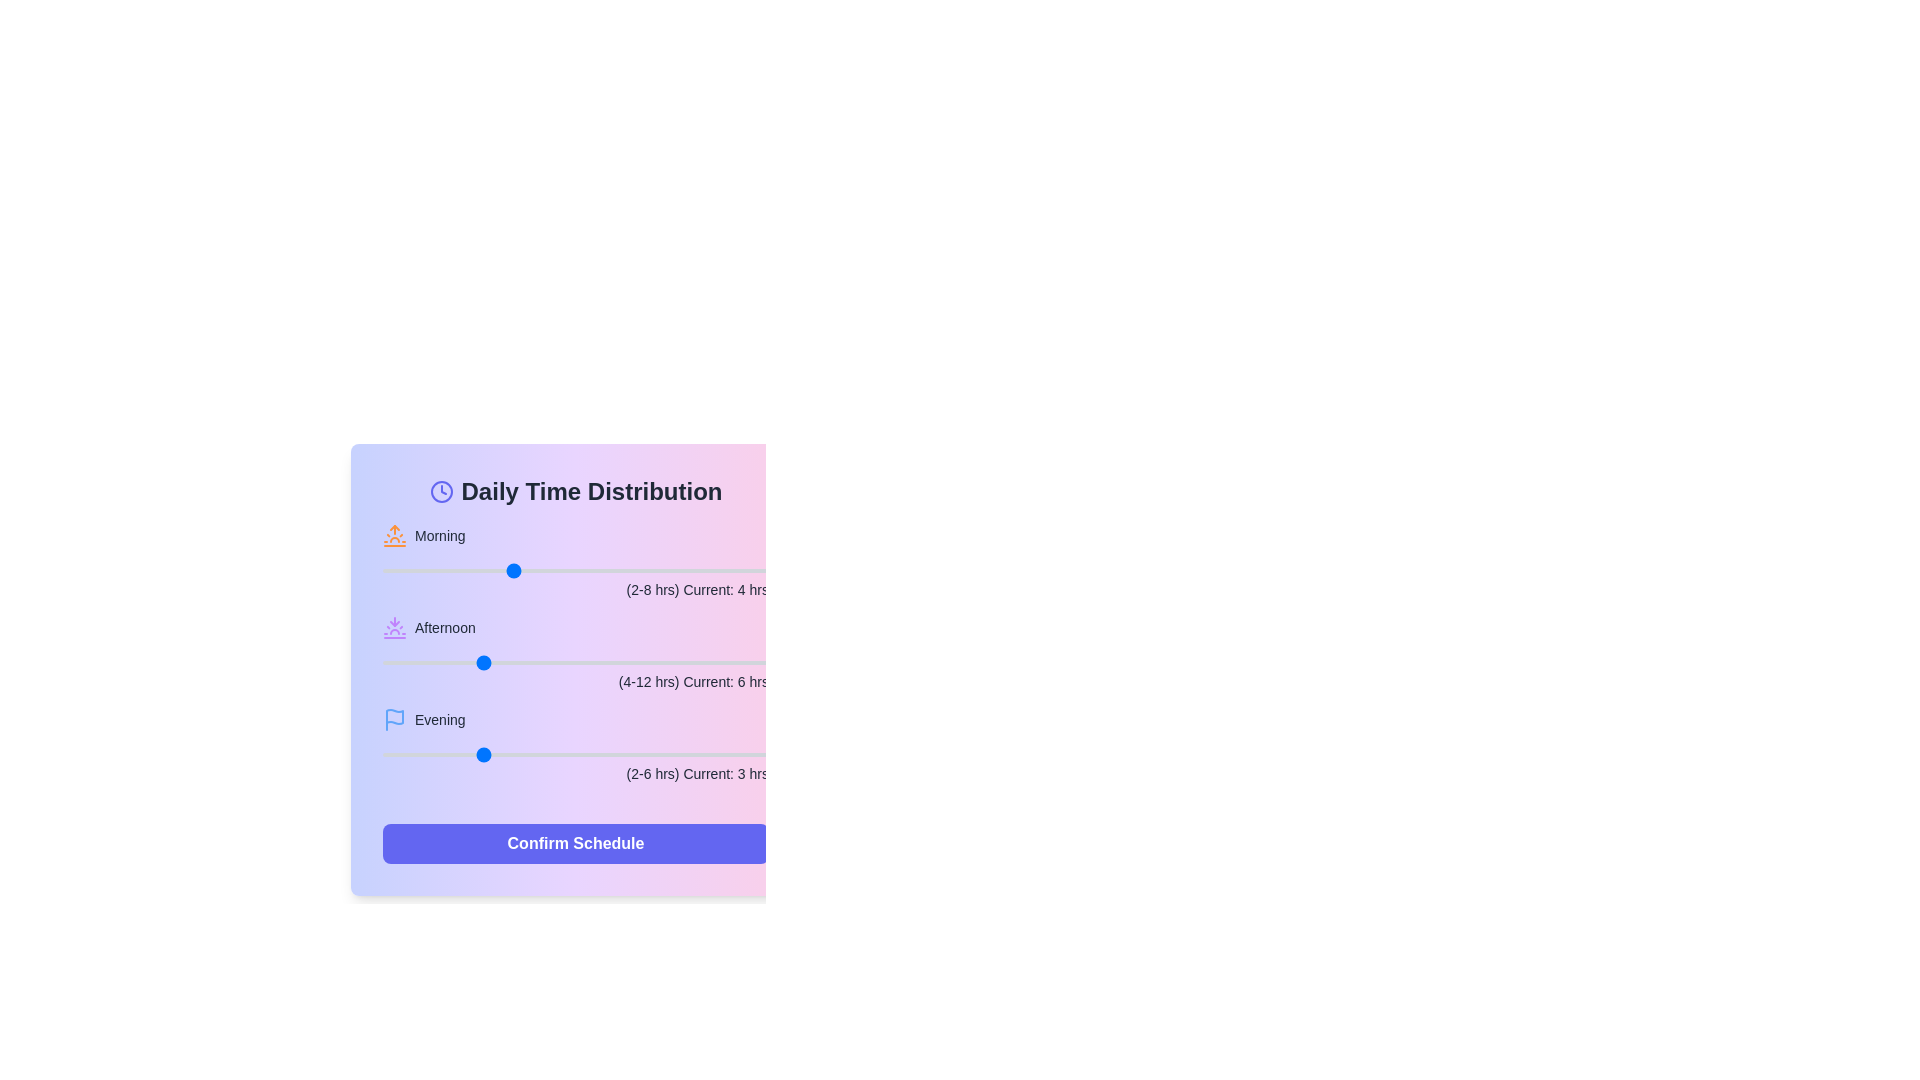 Image resolution: width=1920 pixels, height=1080 pixels. Describe the element at coordinates (511, 570) in the screenshot. I see `the morning hours slider` at that location.